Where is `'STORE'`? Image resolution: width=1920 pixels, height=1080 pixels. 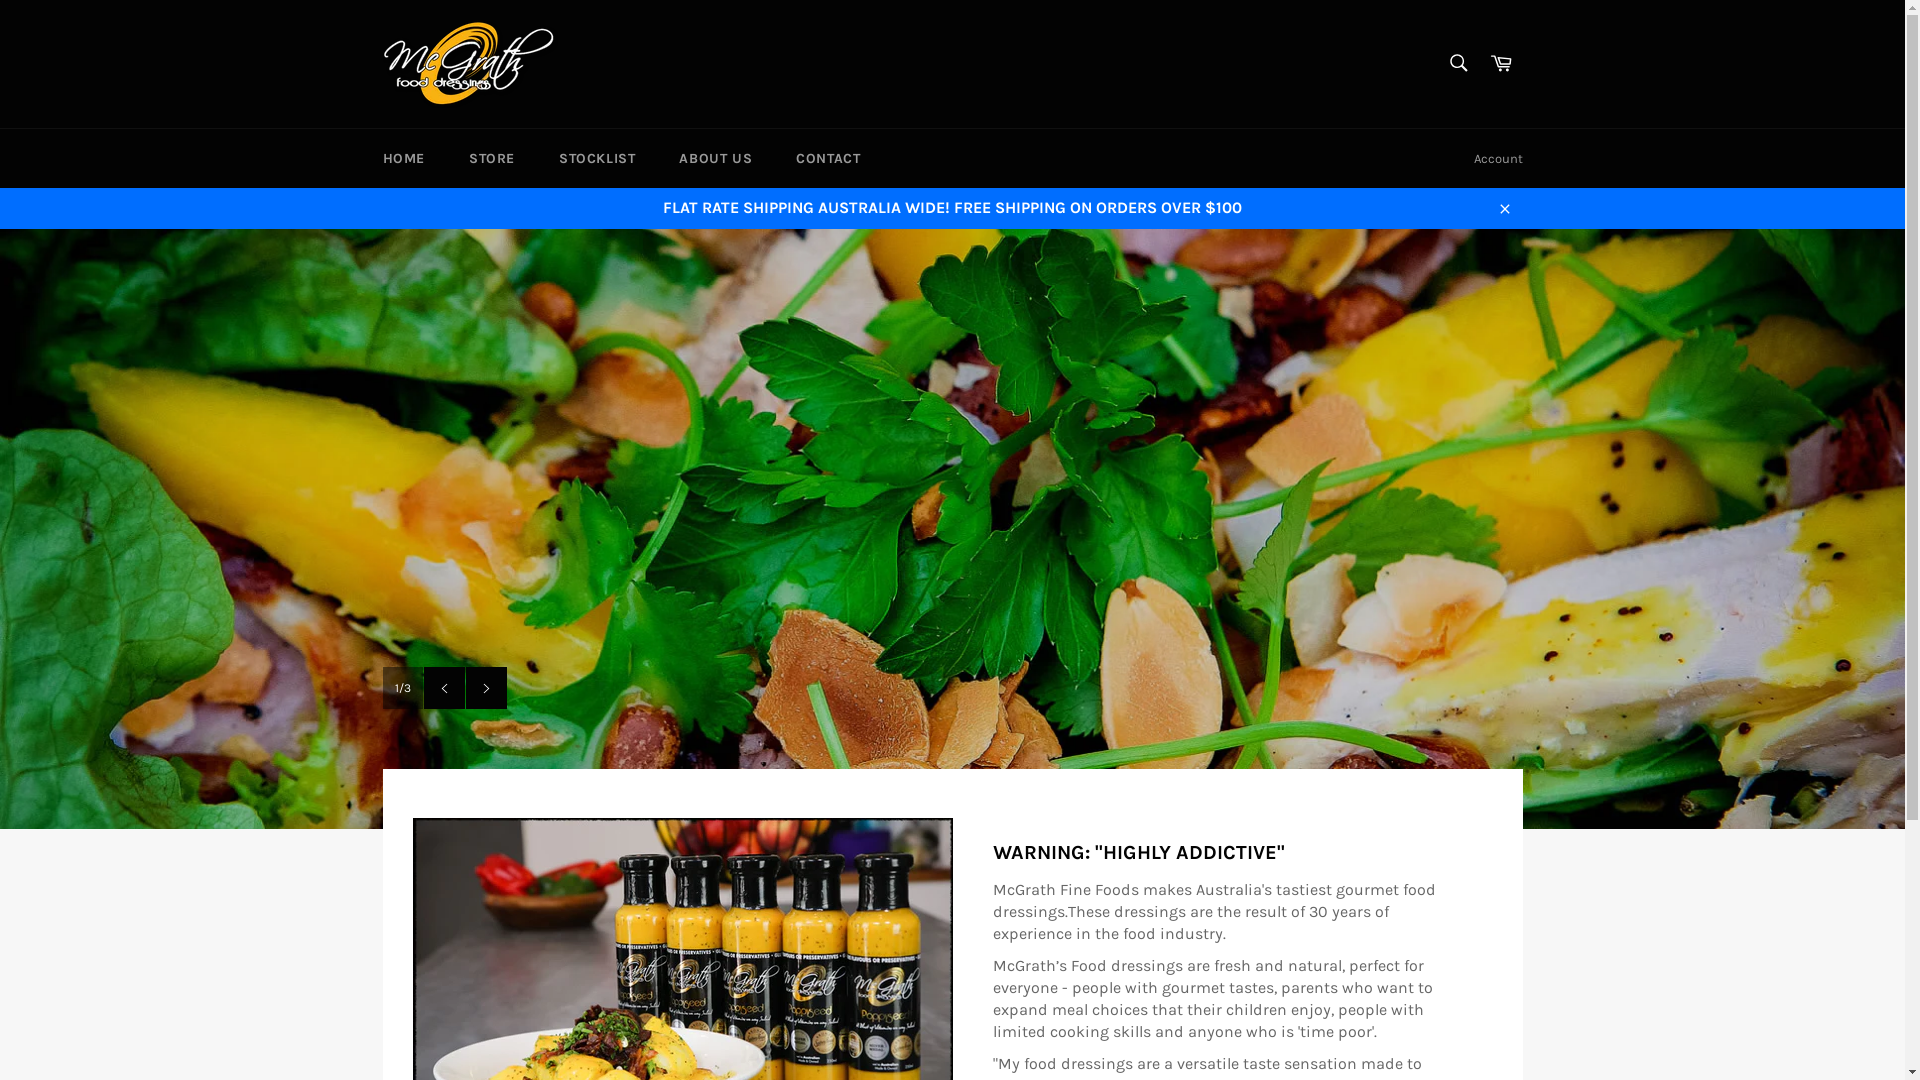 'STORE' is located at coordinates (491, 157).